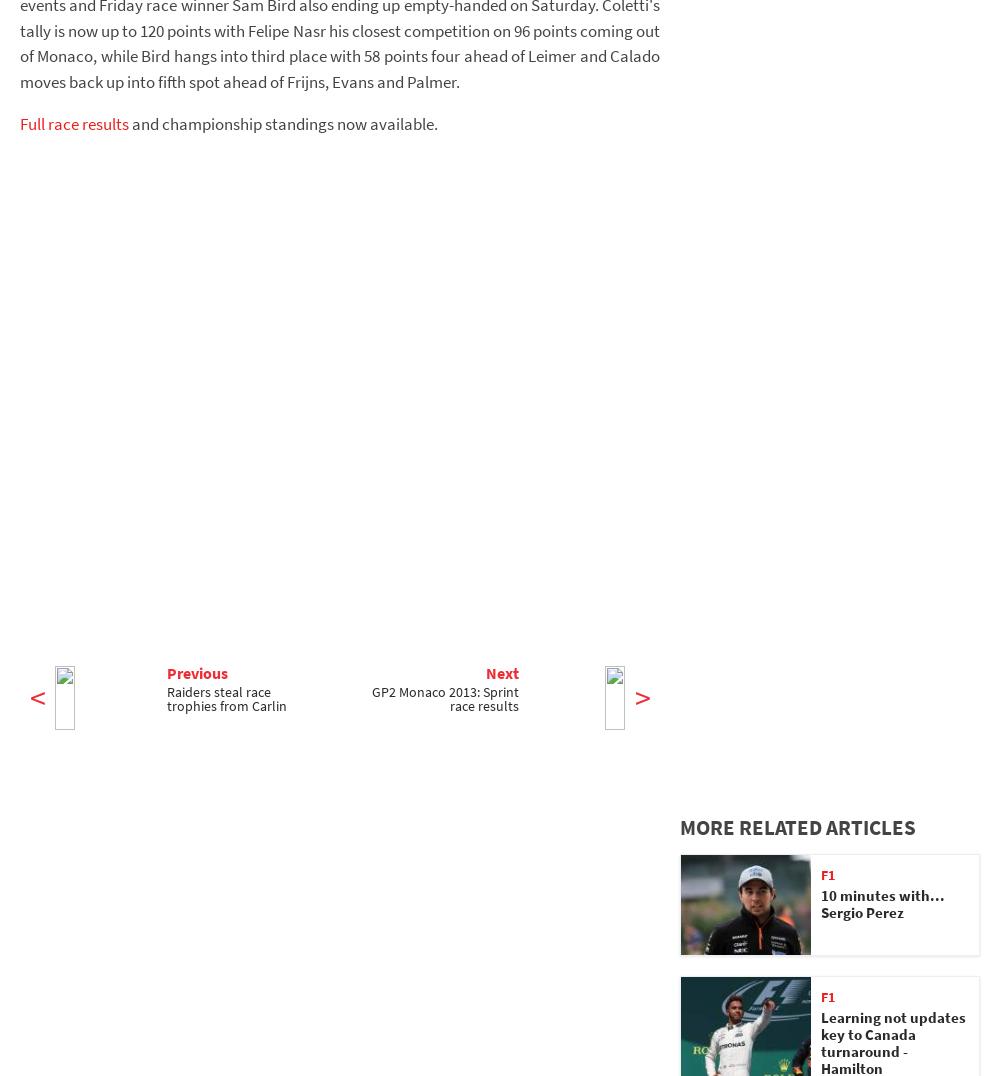 The height and width of the screenshot is (1076, 1000). Describe the element at coordinates (485, 670) in the screenshot. I see `'Next'` at that location.